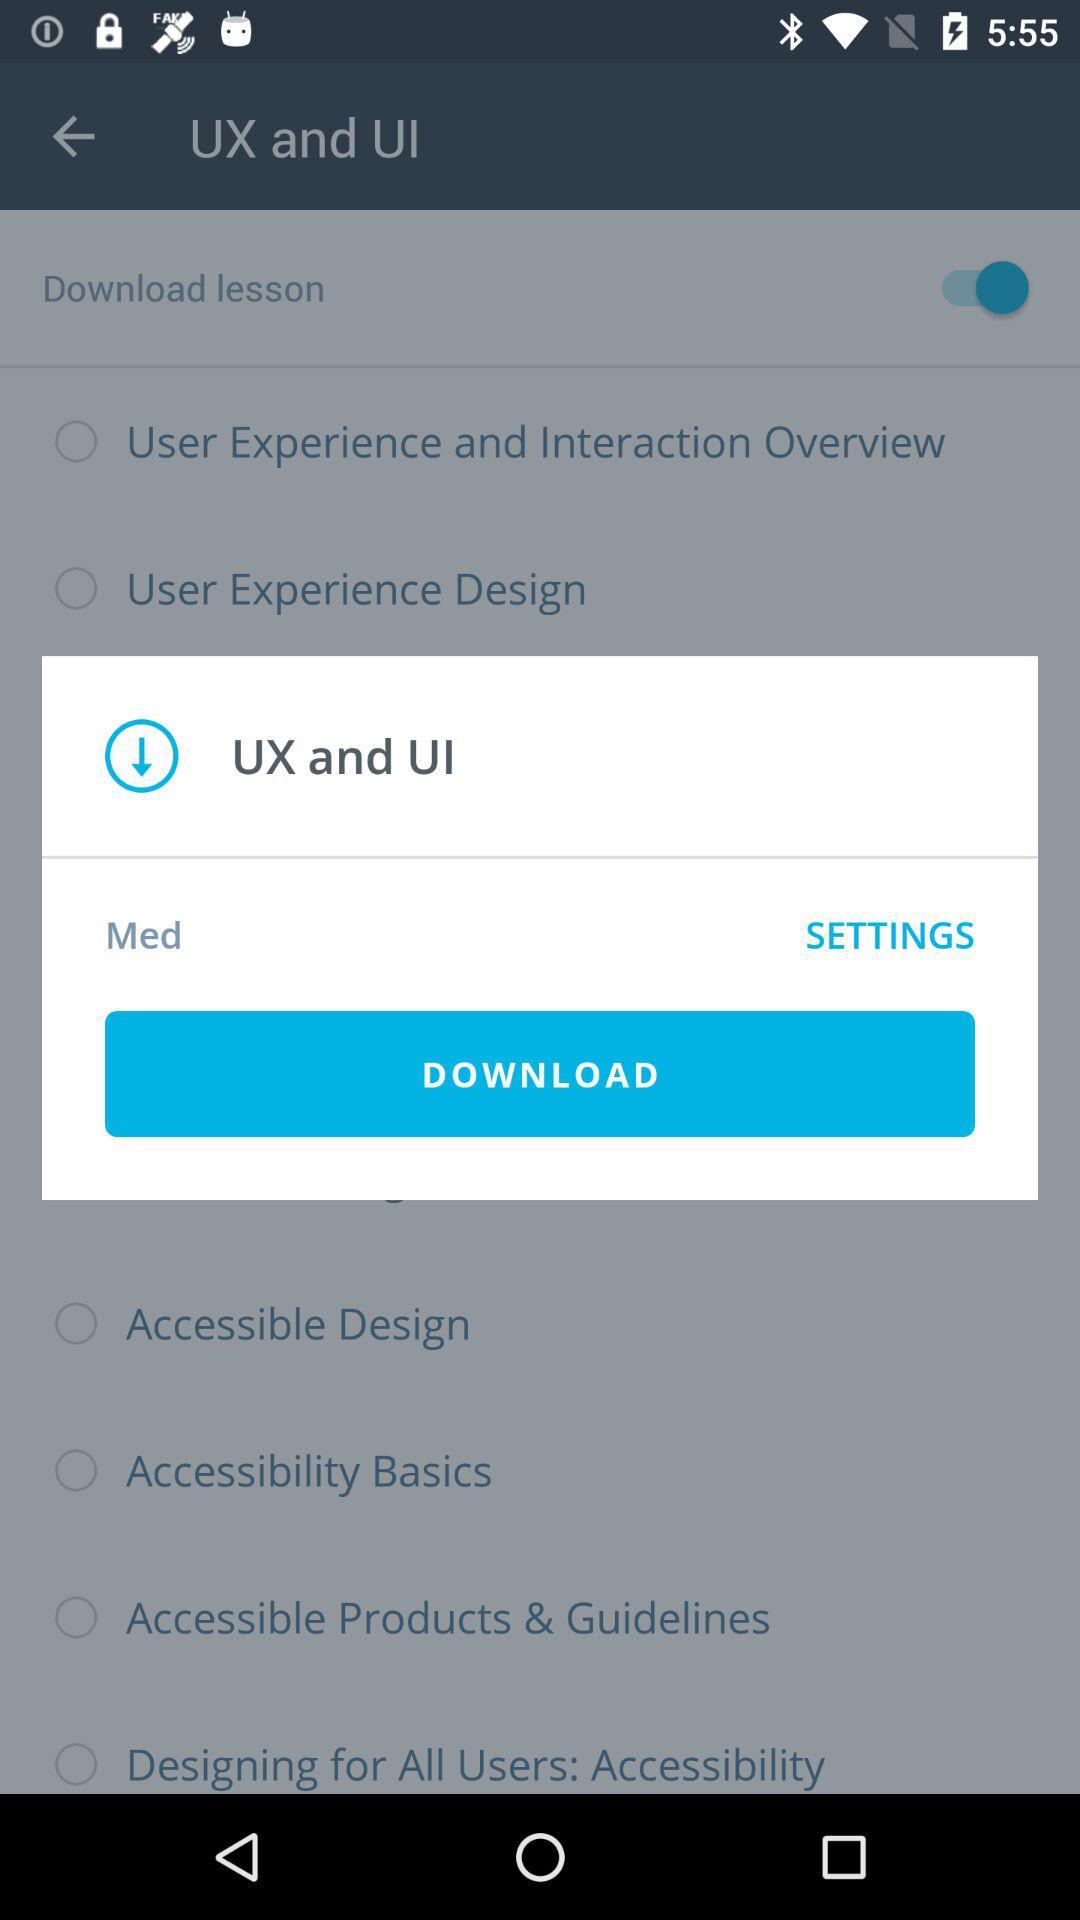 The height and width of the screenshot is (1920, 1080). I want to click on the settings on the right, so click(889, 933).